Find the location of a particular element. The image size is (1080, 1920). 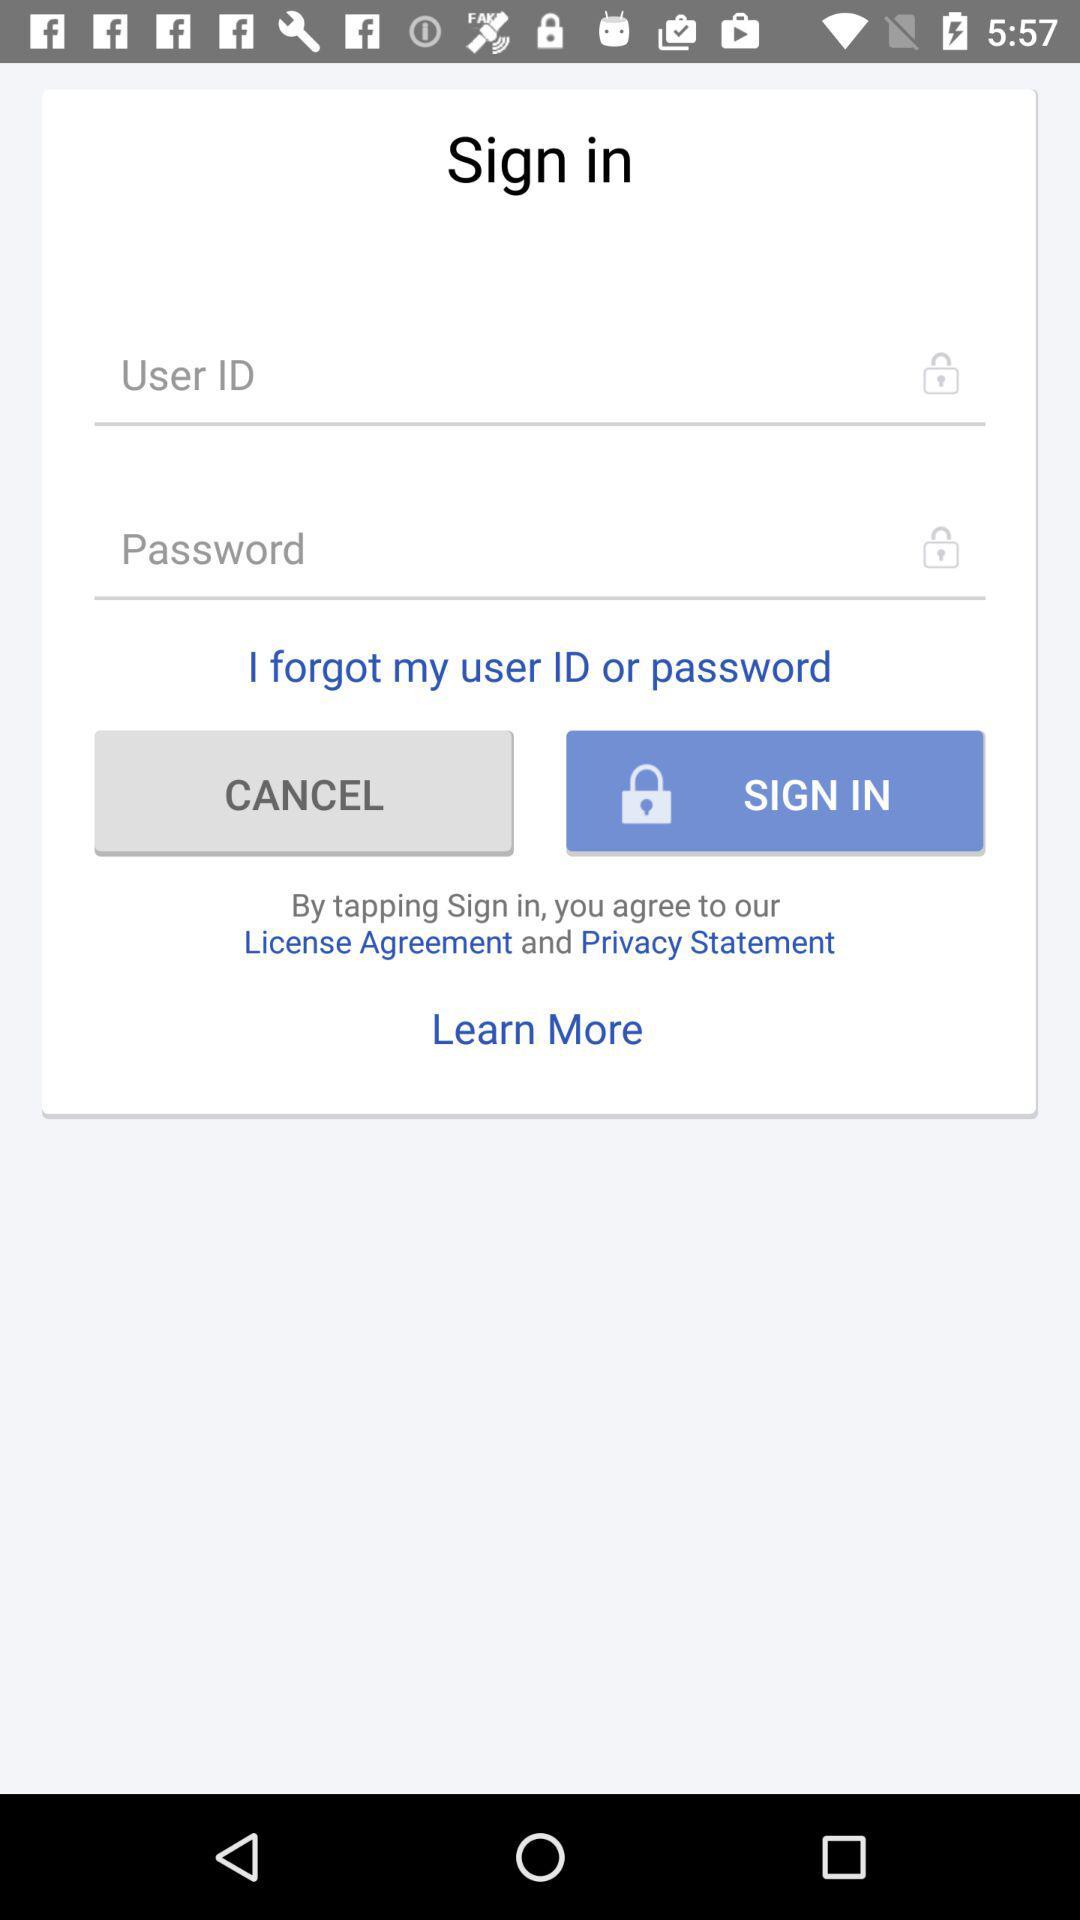

user id tab is located at coordinates (540, 373).